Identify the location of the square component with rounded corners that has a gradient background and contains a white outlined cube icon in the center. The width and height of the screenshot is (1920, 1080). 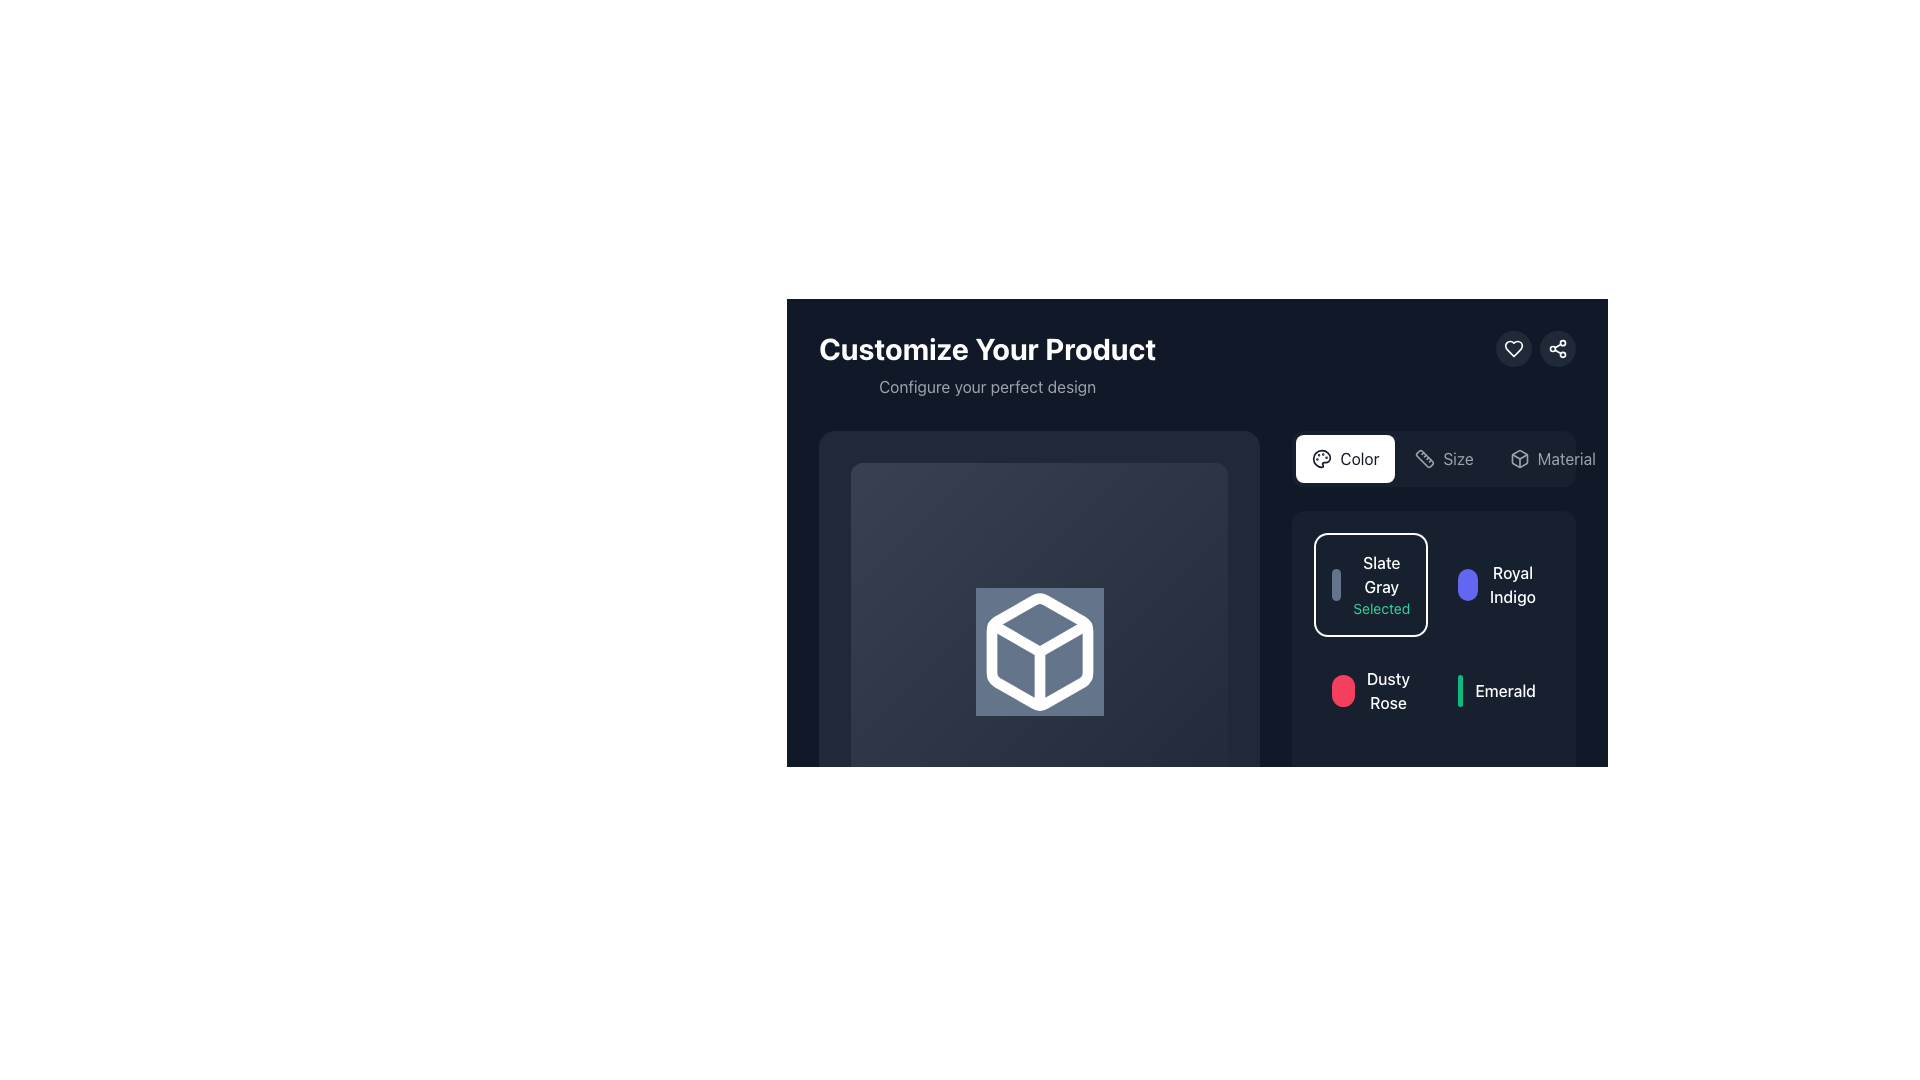
(1039, 651).